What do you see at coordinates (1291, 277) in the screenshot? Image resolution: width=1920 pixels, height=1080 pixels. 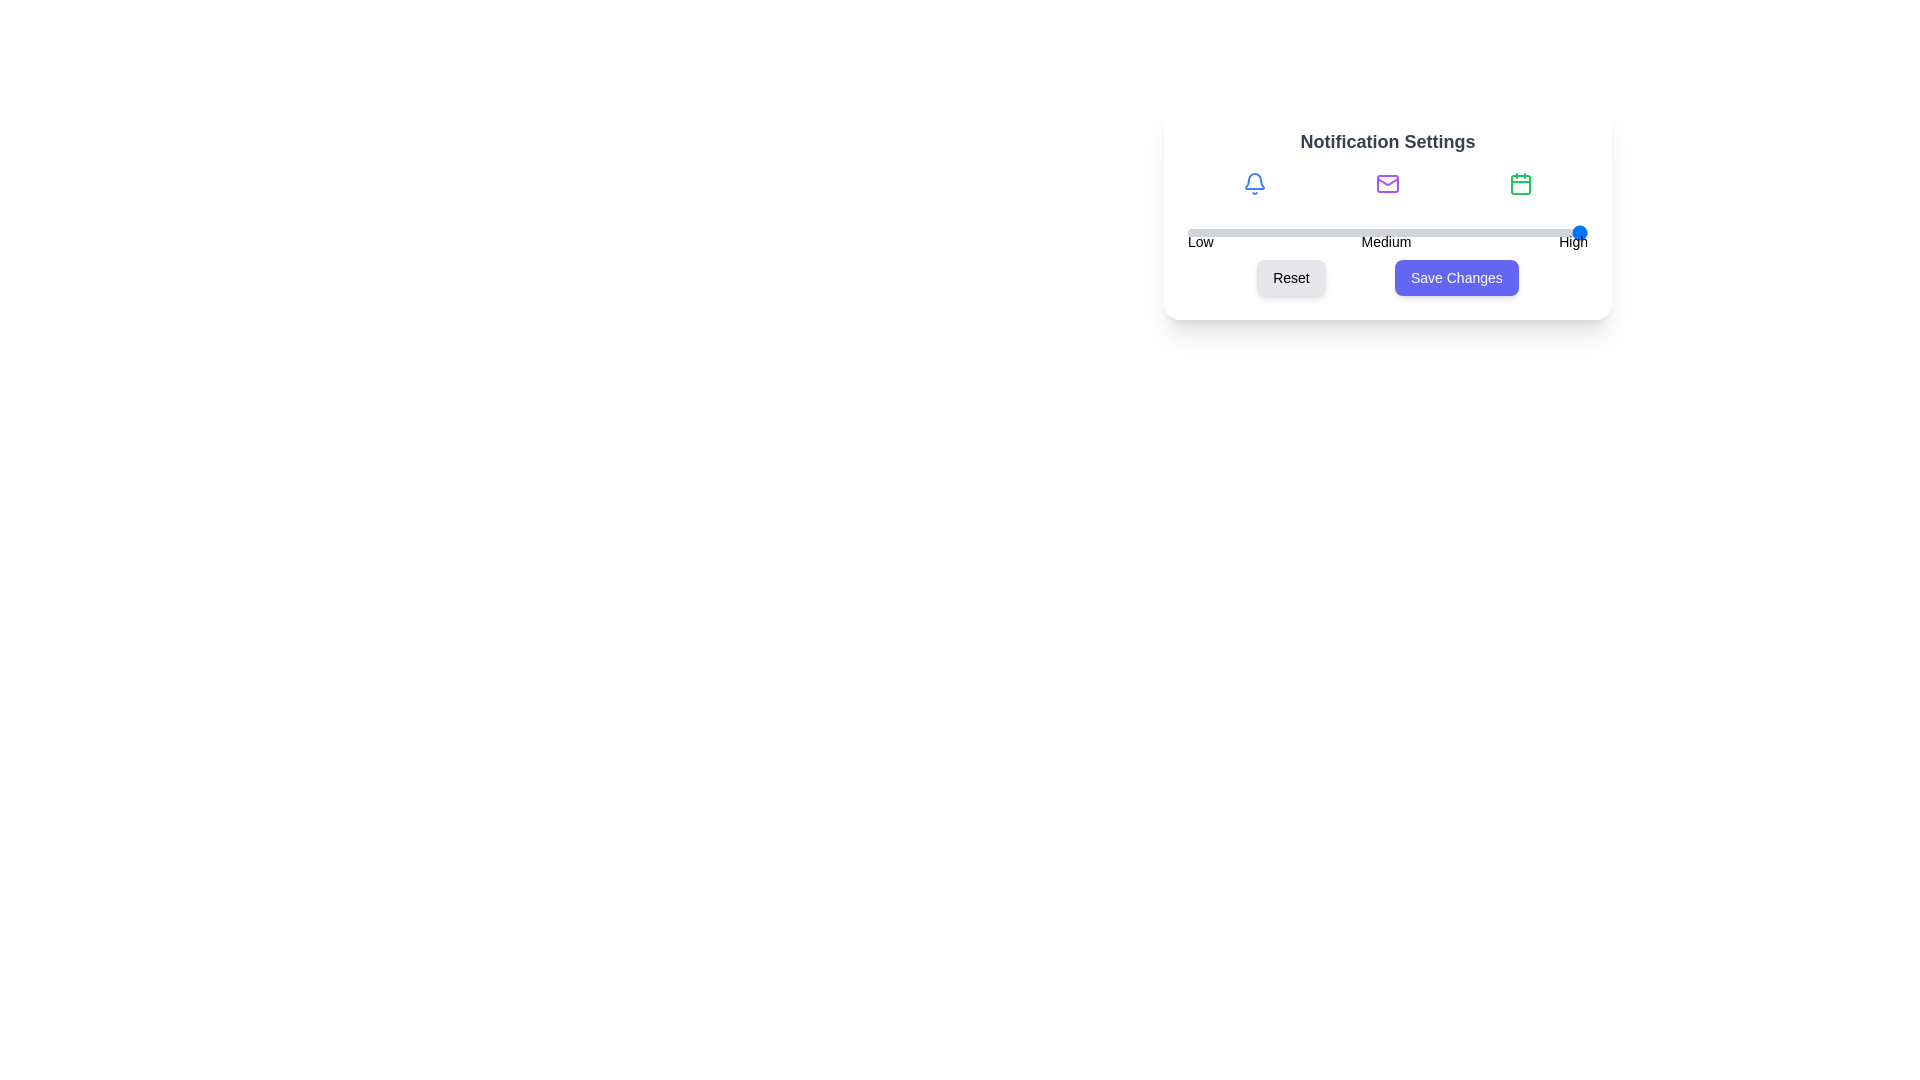 I see `'Reset' button to reset the settings` at bounding box center [1291, 277].